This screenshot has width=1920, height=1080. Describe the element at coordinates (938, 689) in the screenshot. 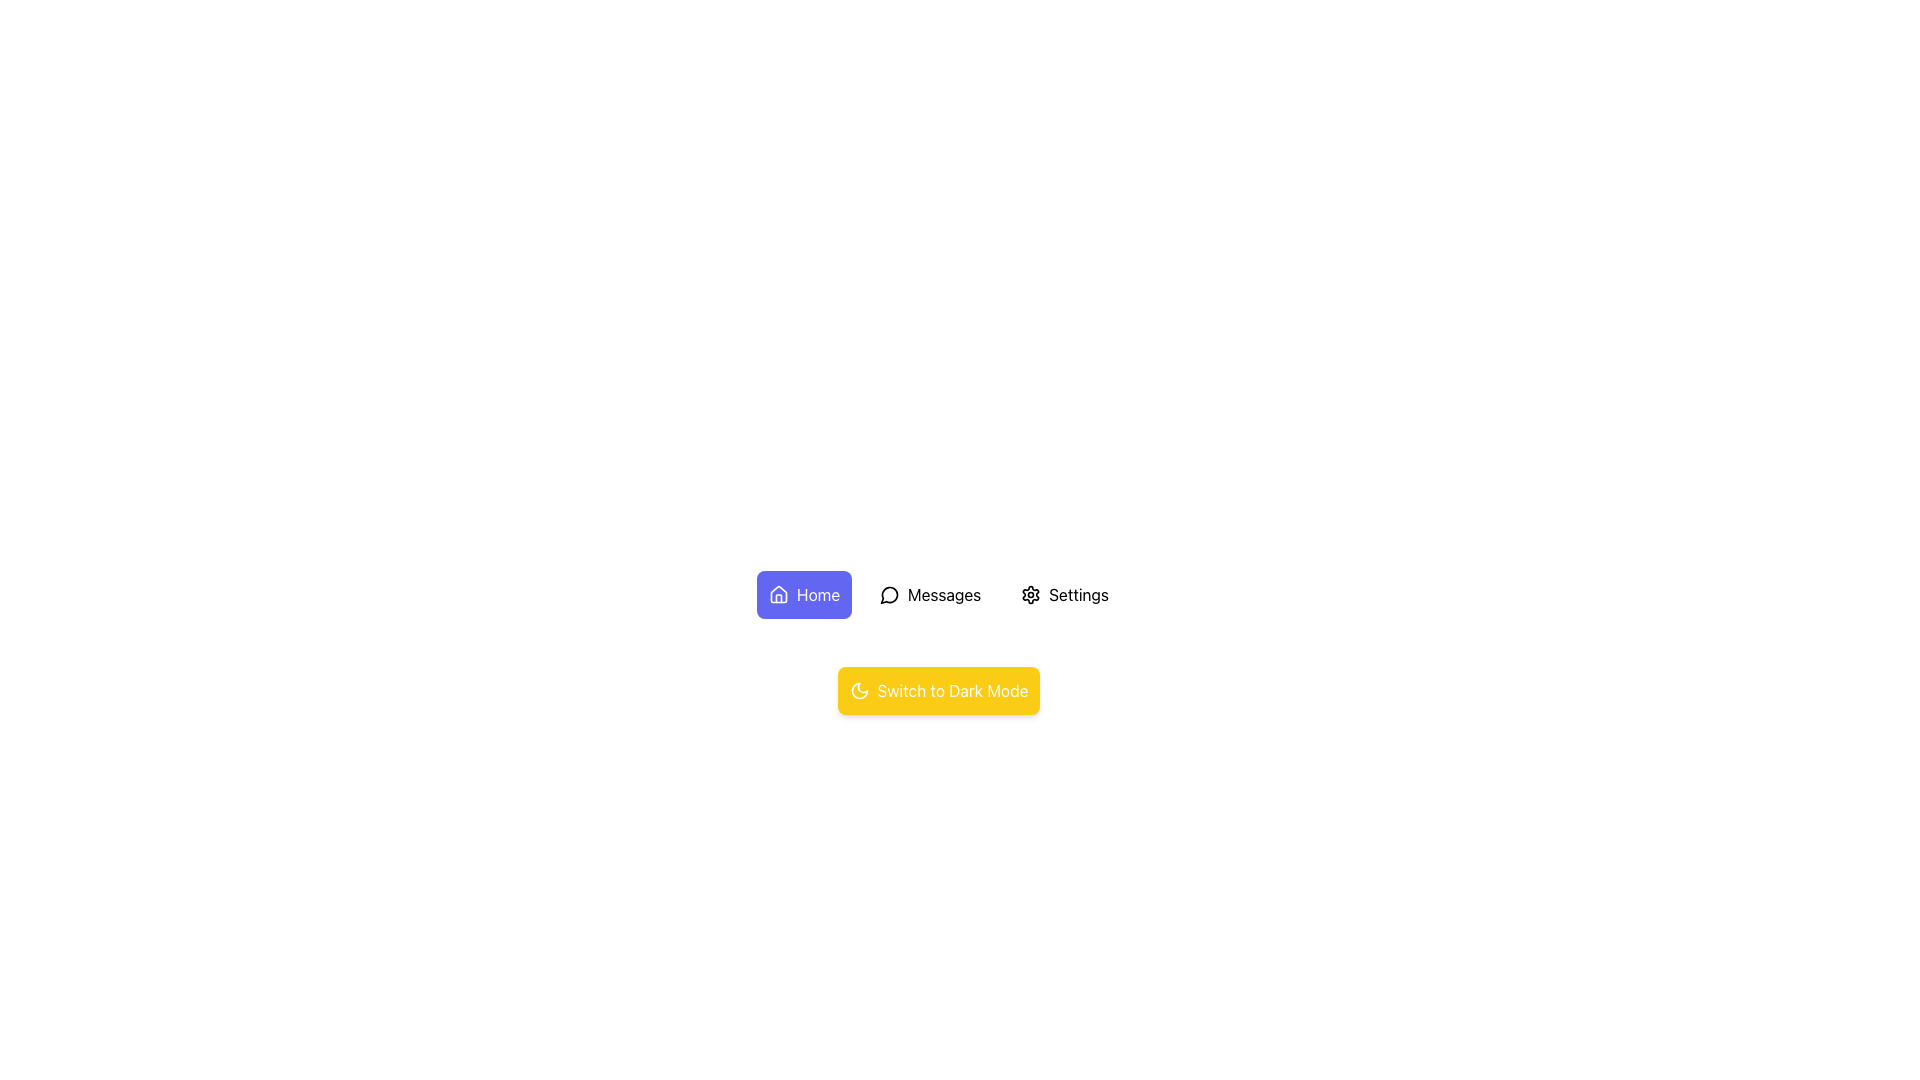

I see `the dark mode toggle button located below the 'Home', 'Messages', and 'Settings' buttons to observe visual feedback` at that location.